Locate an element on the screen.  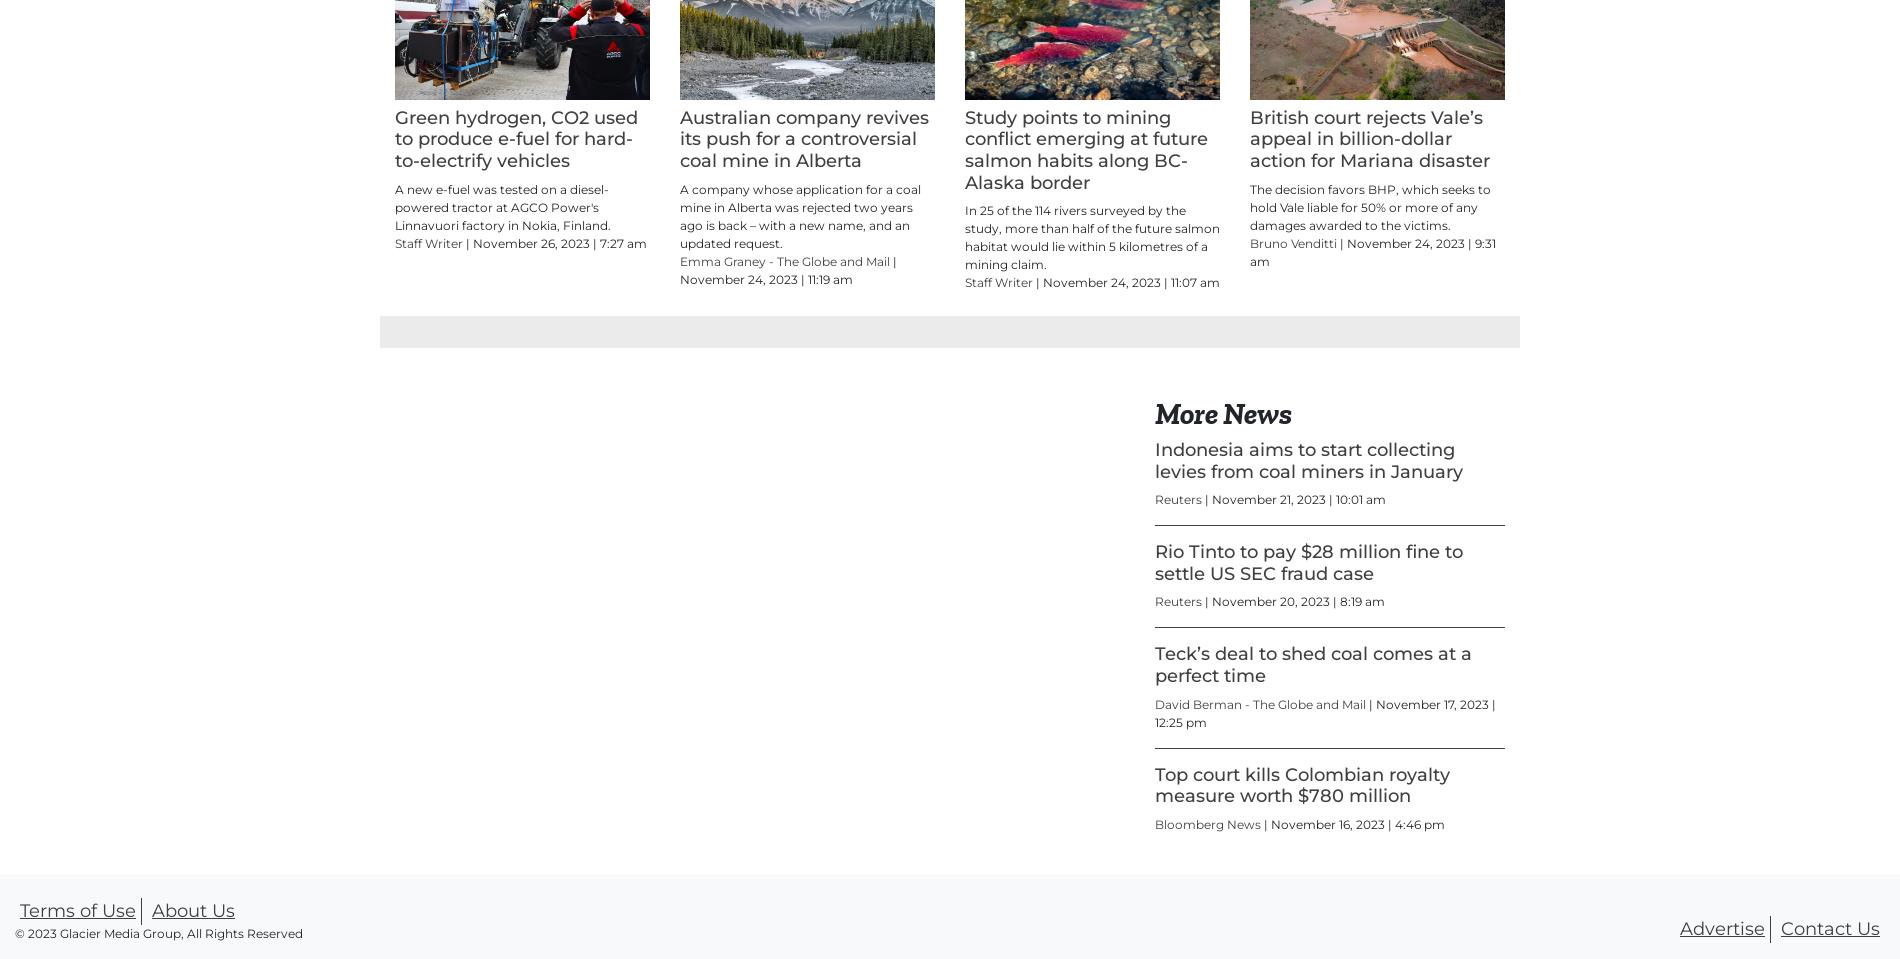
'A company whose application for a coal mine in Alberta was rejected two years ago is back – with a new name, and an updated request.' is located at coordinates (799, 304).